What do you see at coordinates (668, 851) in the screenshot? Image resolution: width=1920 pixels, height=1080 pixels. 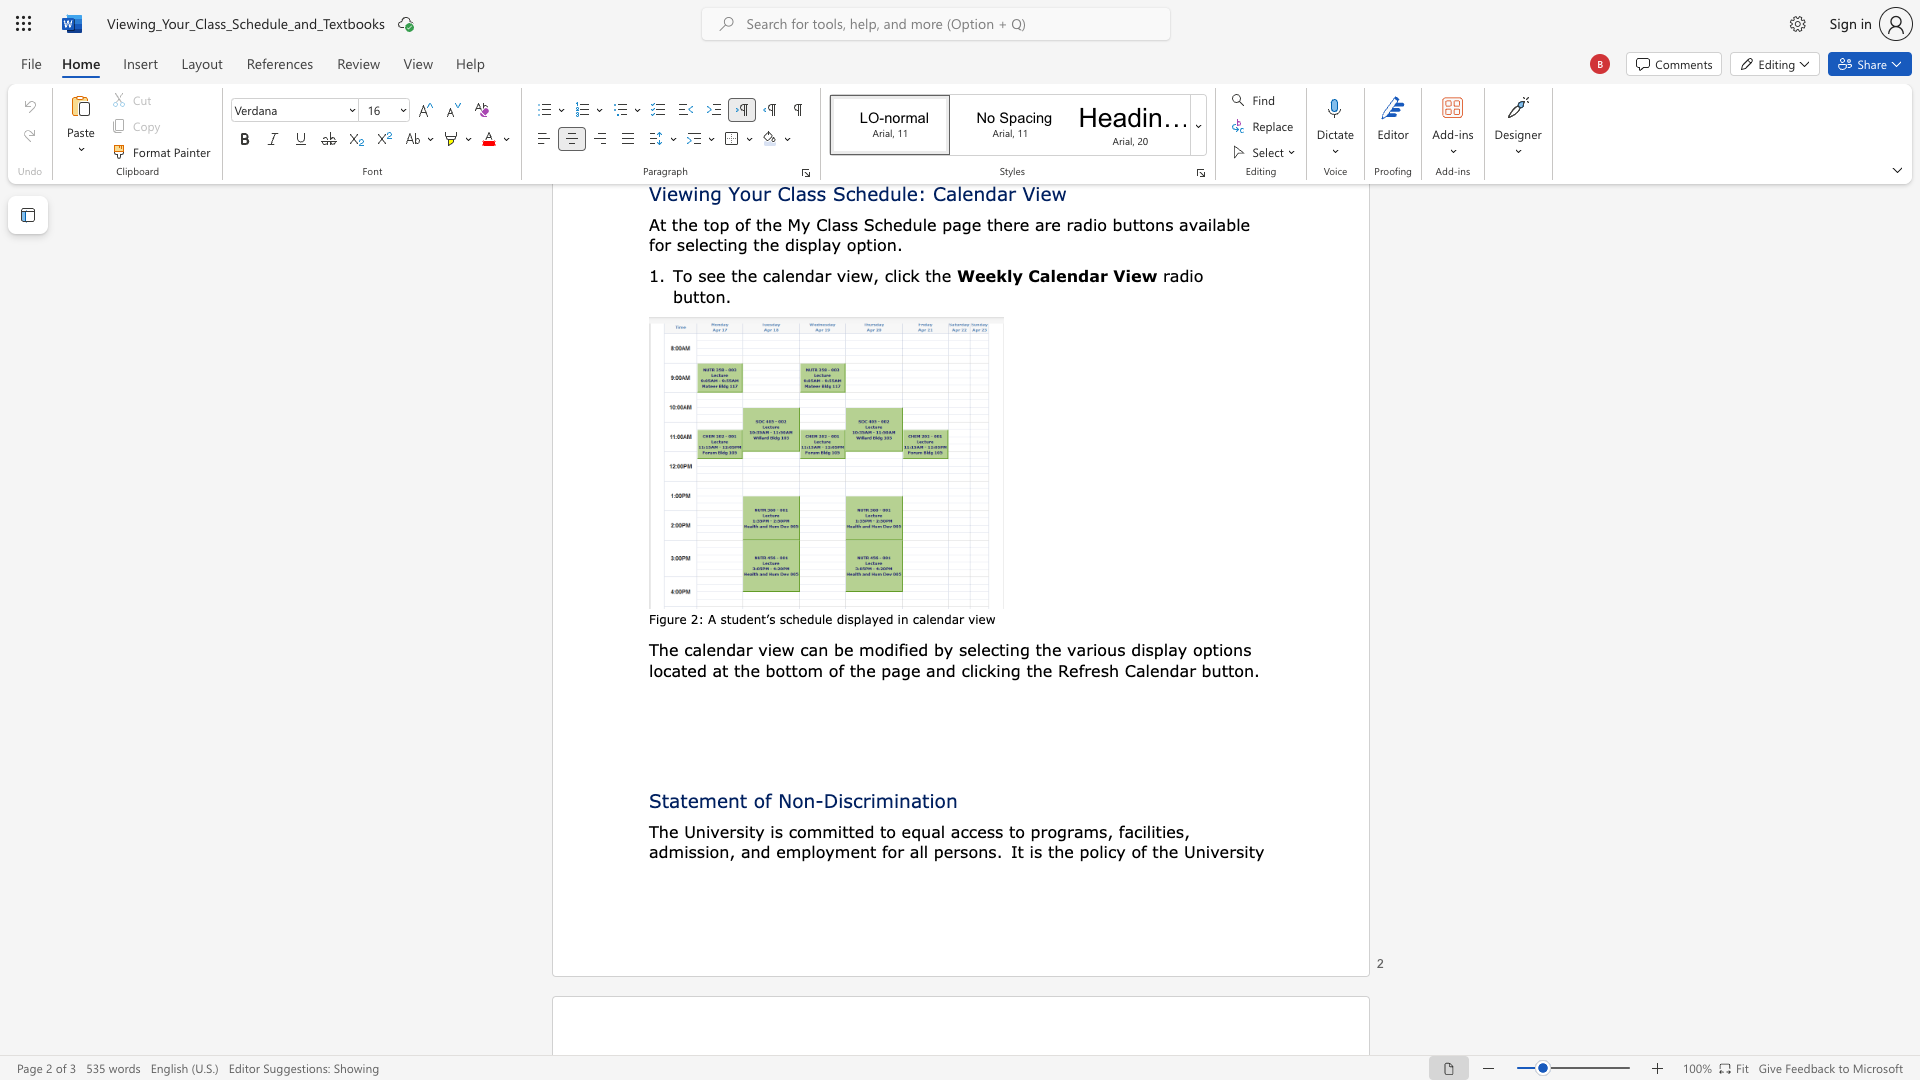 I see `the subset text "mission, and employment for all person" within the text "The University is committed to equal access to programs, facilities, admission, and employment for all persons.  It is the policy of the University"` at bounding box center [668, 851].